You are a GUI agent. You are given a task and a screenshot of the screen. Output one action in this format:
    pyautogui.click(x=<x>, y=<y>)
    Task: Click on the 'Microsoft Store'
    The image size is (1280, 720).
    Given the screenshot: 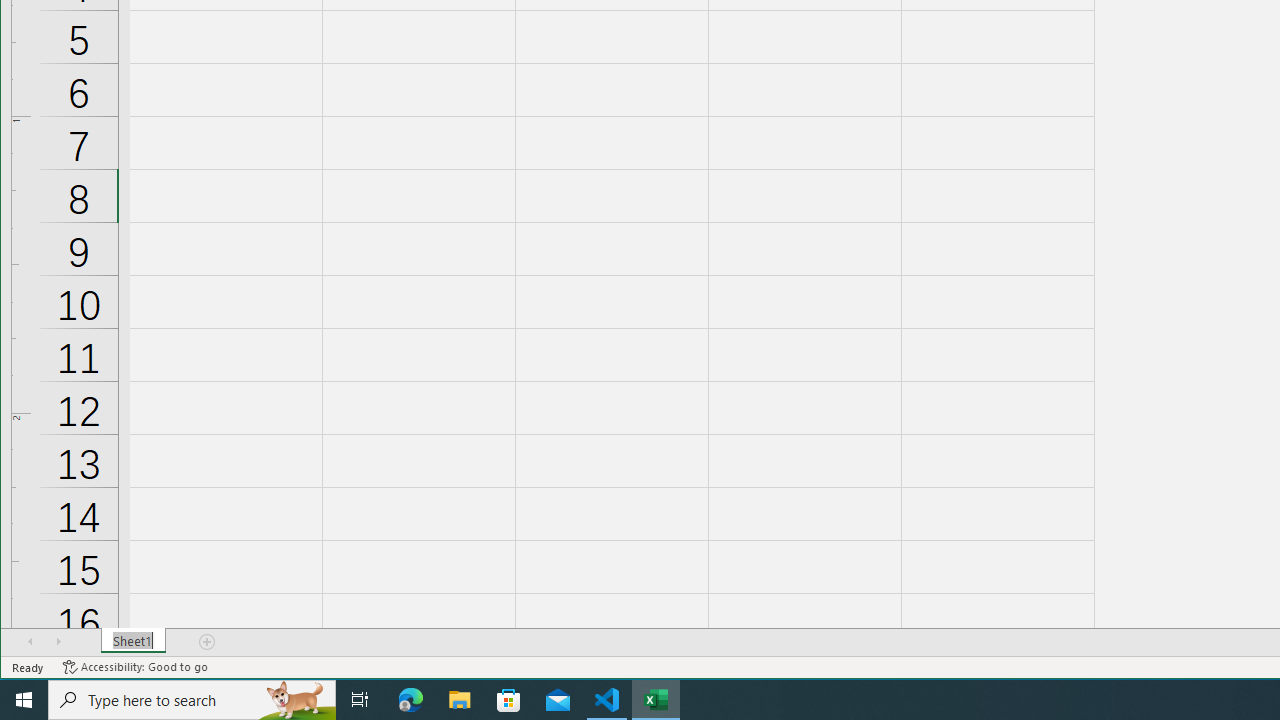 What is the action you would take?
    pyautogui.click(x=509, y=698)
    